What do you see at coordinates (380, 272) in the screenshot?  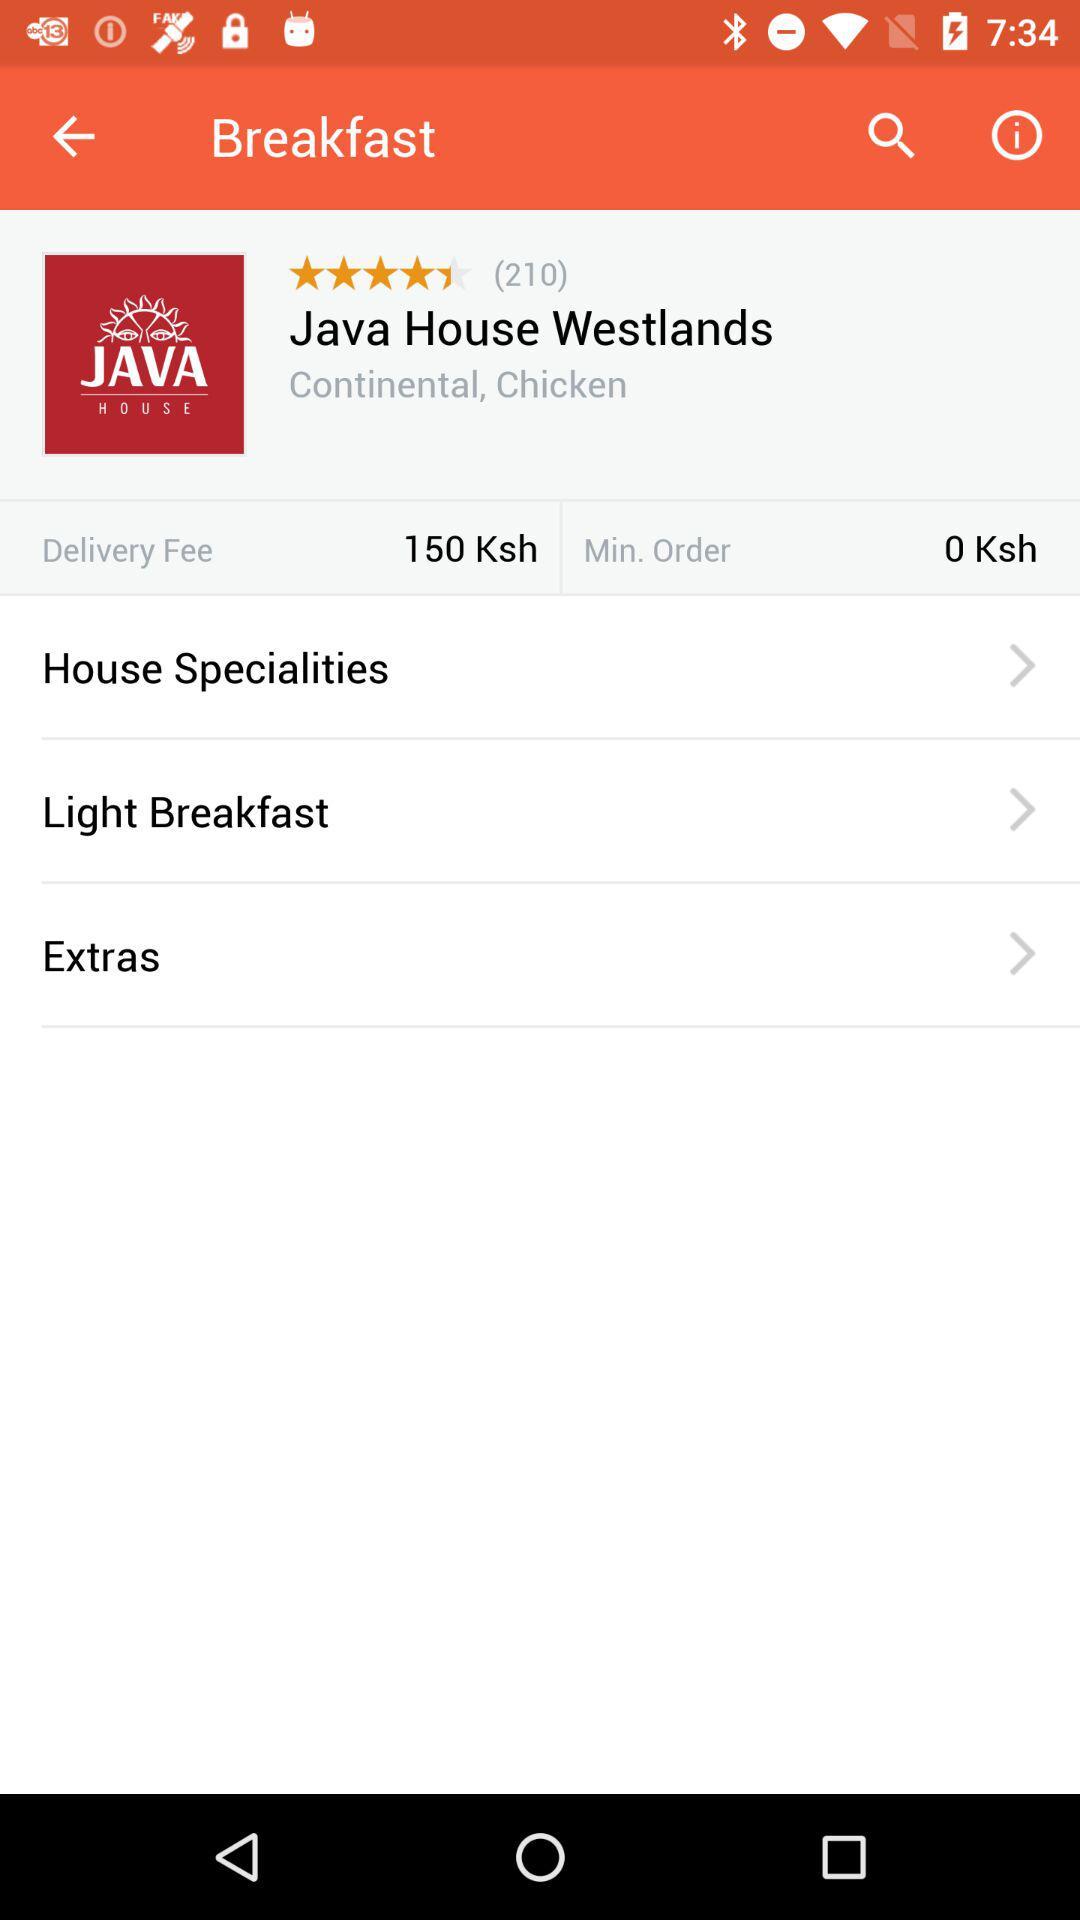 I see `the icon to the left of the (210) icon` at bounding box center [380, 272].